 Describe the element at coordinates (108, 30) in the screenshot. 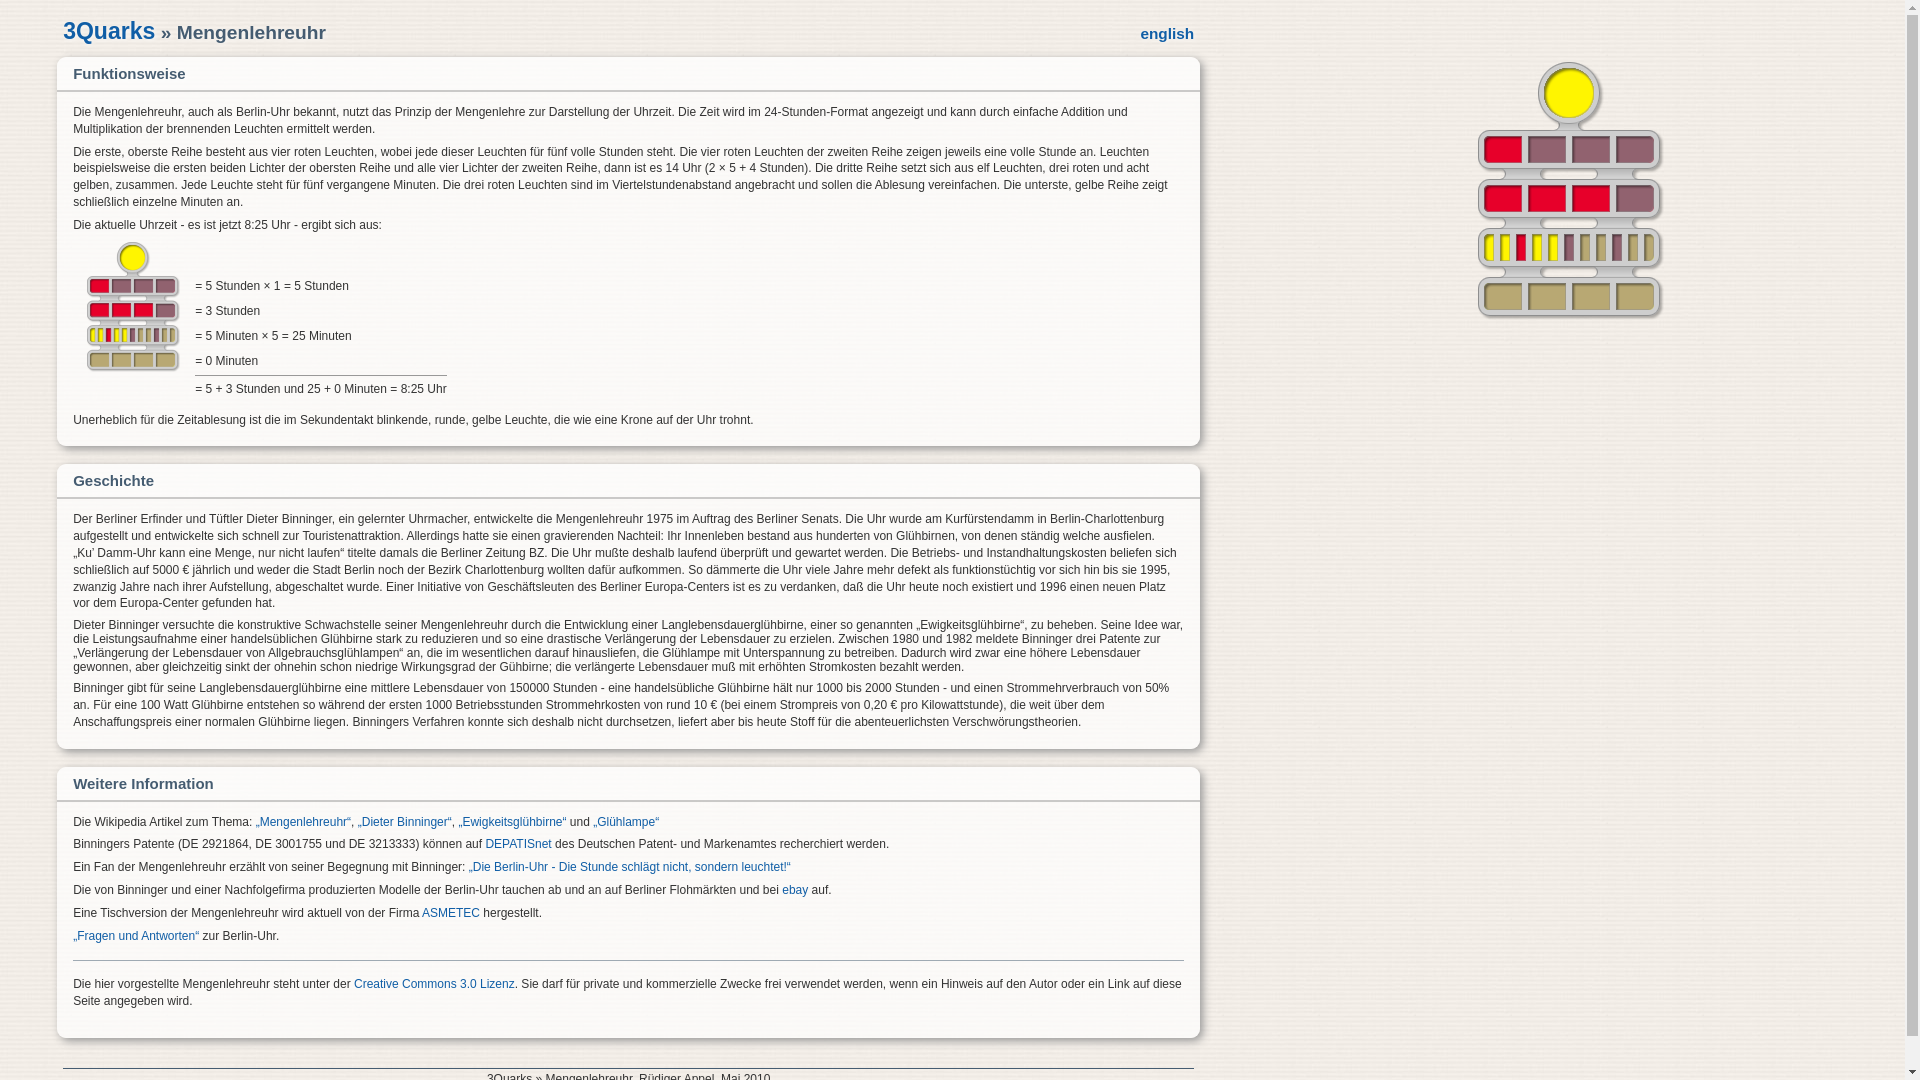

I see `'3Quarks'` at that location.